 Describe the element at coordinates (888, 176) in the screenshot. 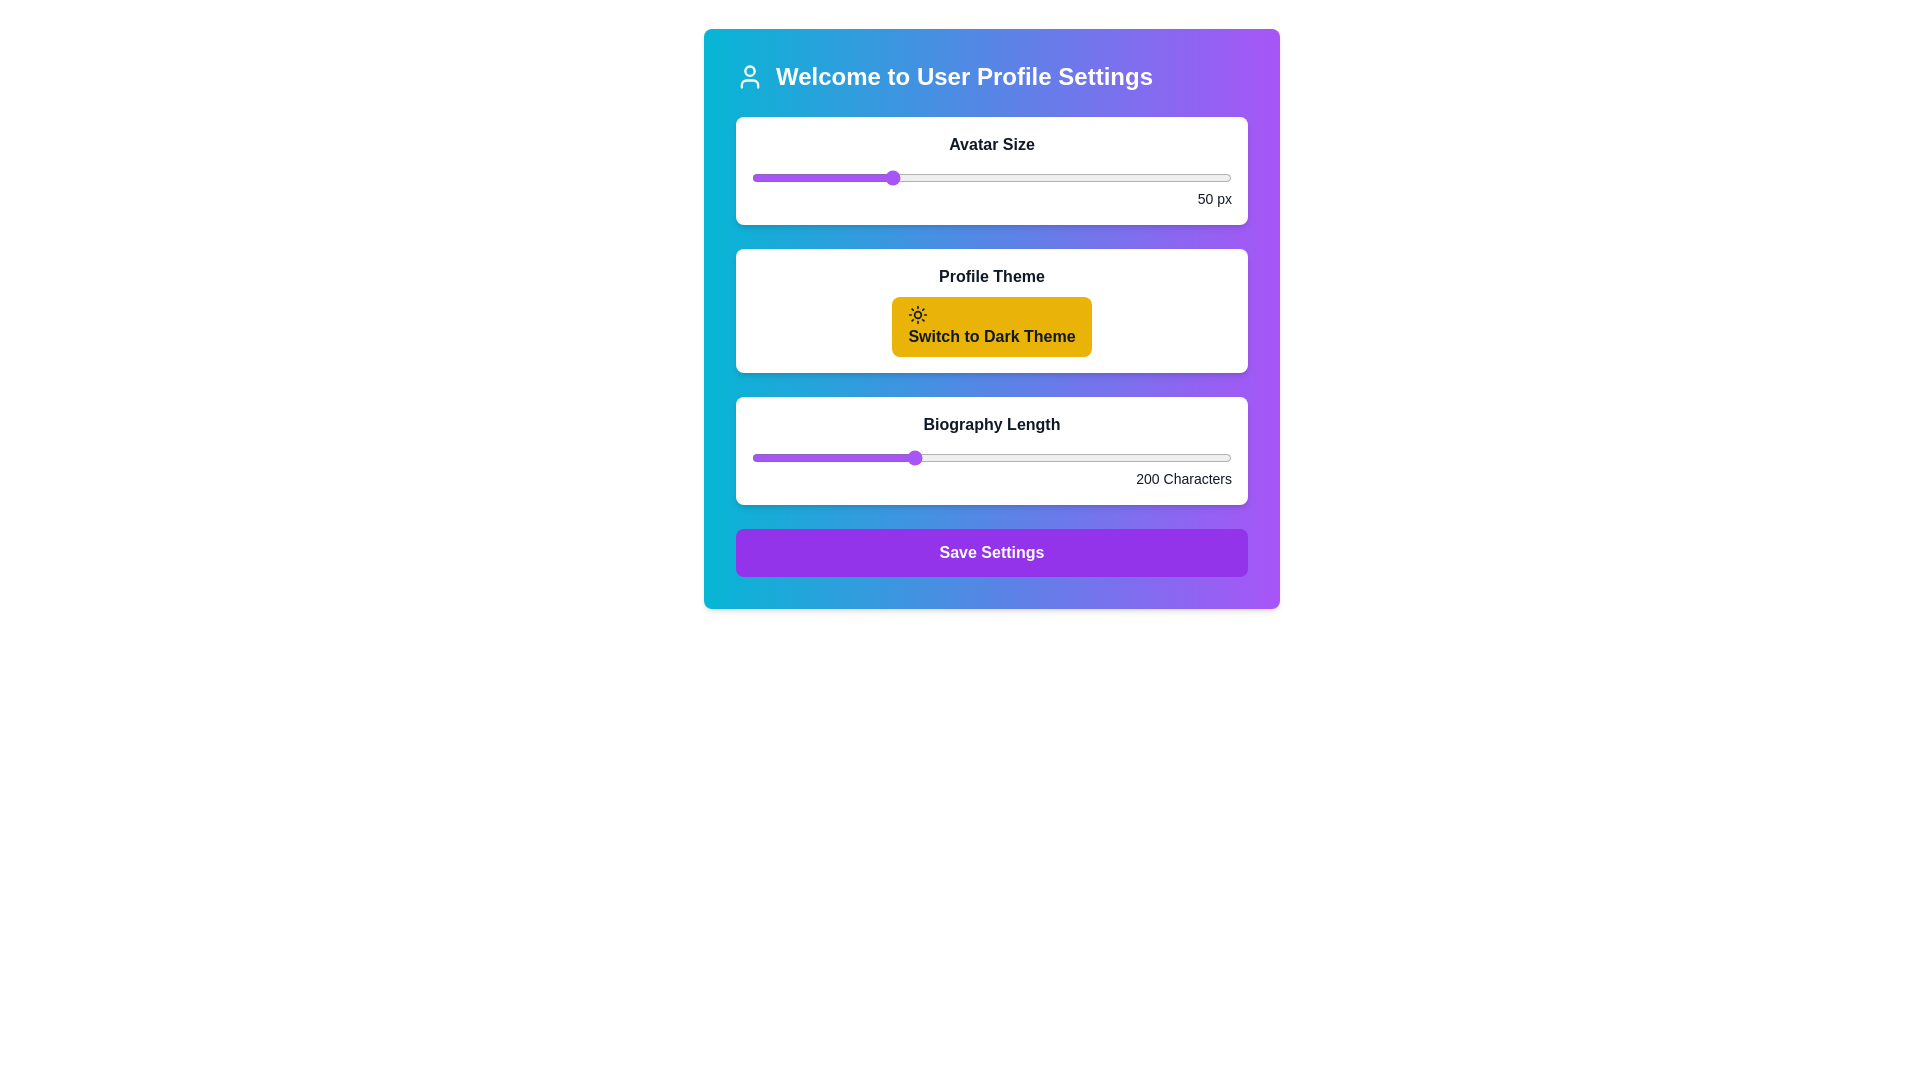

I see `avatar size` at that location.